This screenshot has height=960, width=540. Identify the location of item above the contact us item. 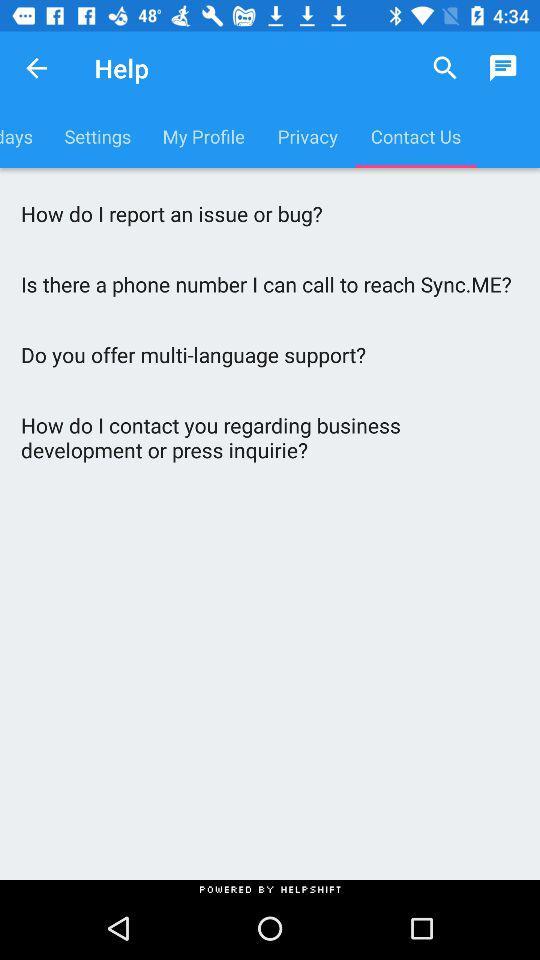
(445, 68).